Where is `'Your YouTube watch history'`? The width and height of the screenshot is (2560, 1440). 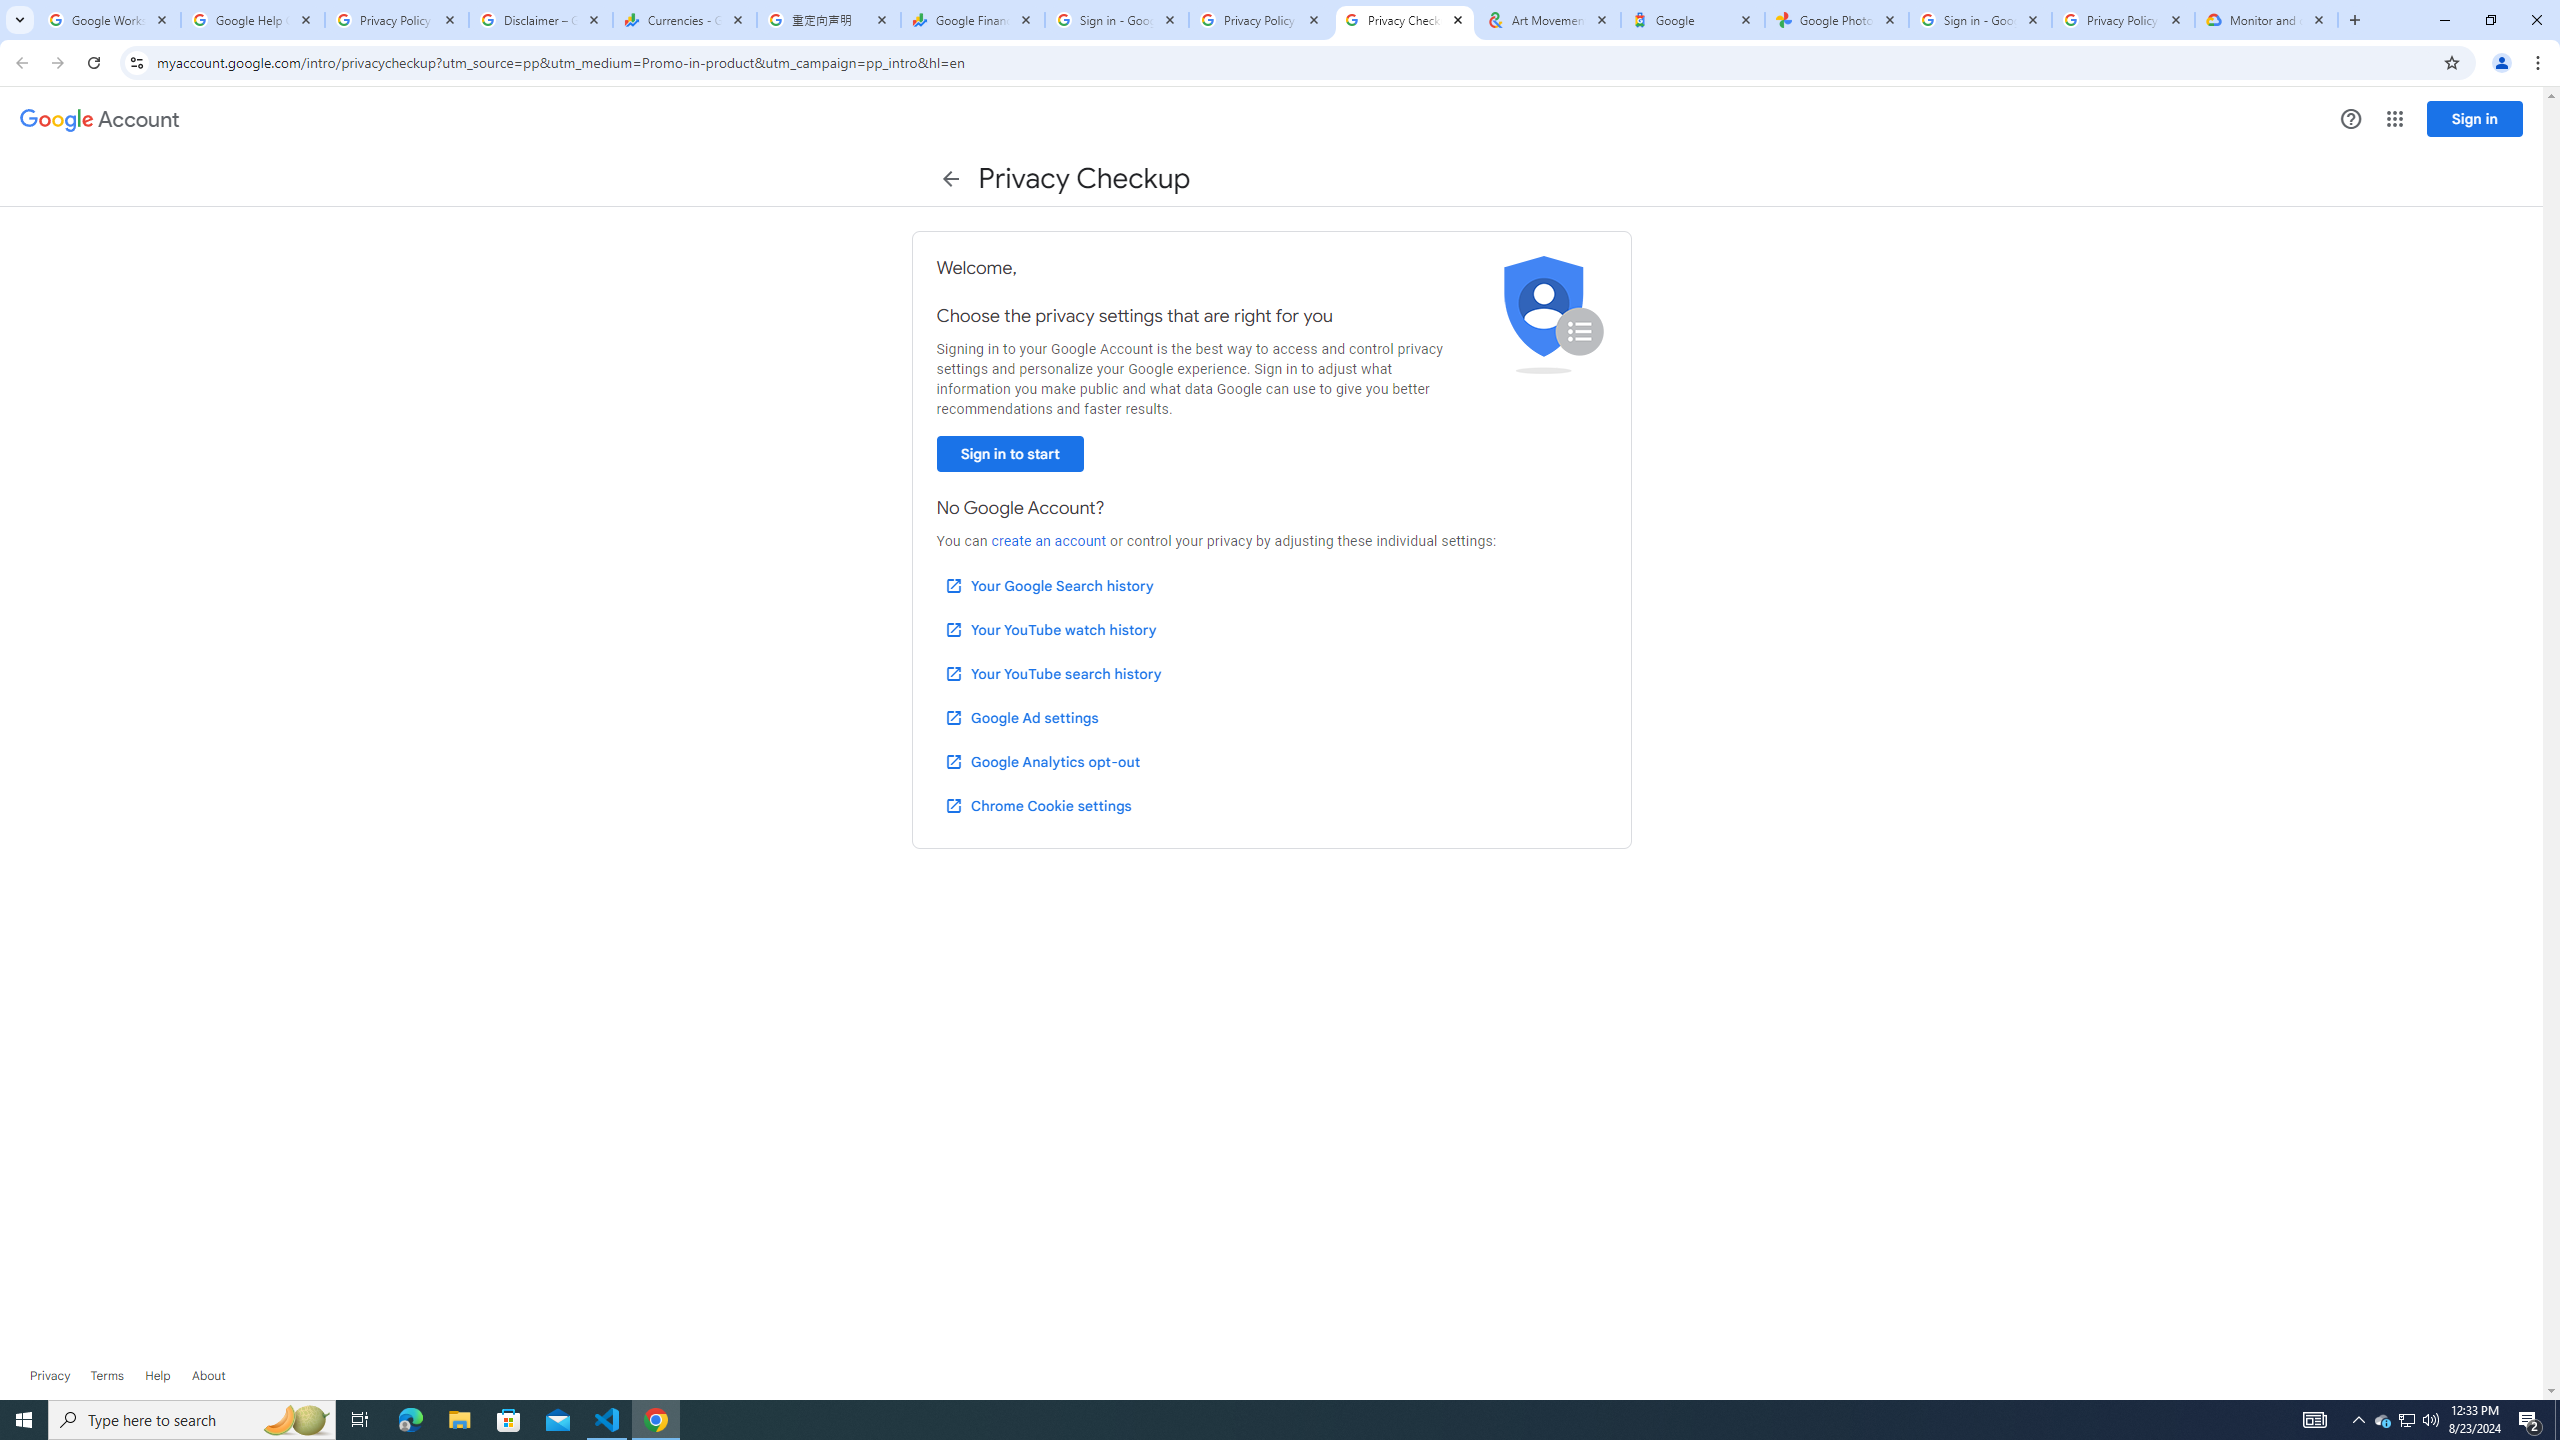 'Your YouTube watch history' is located at coordinates (1049, 629).